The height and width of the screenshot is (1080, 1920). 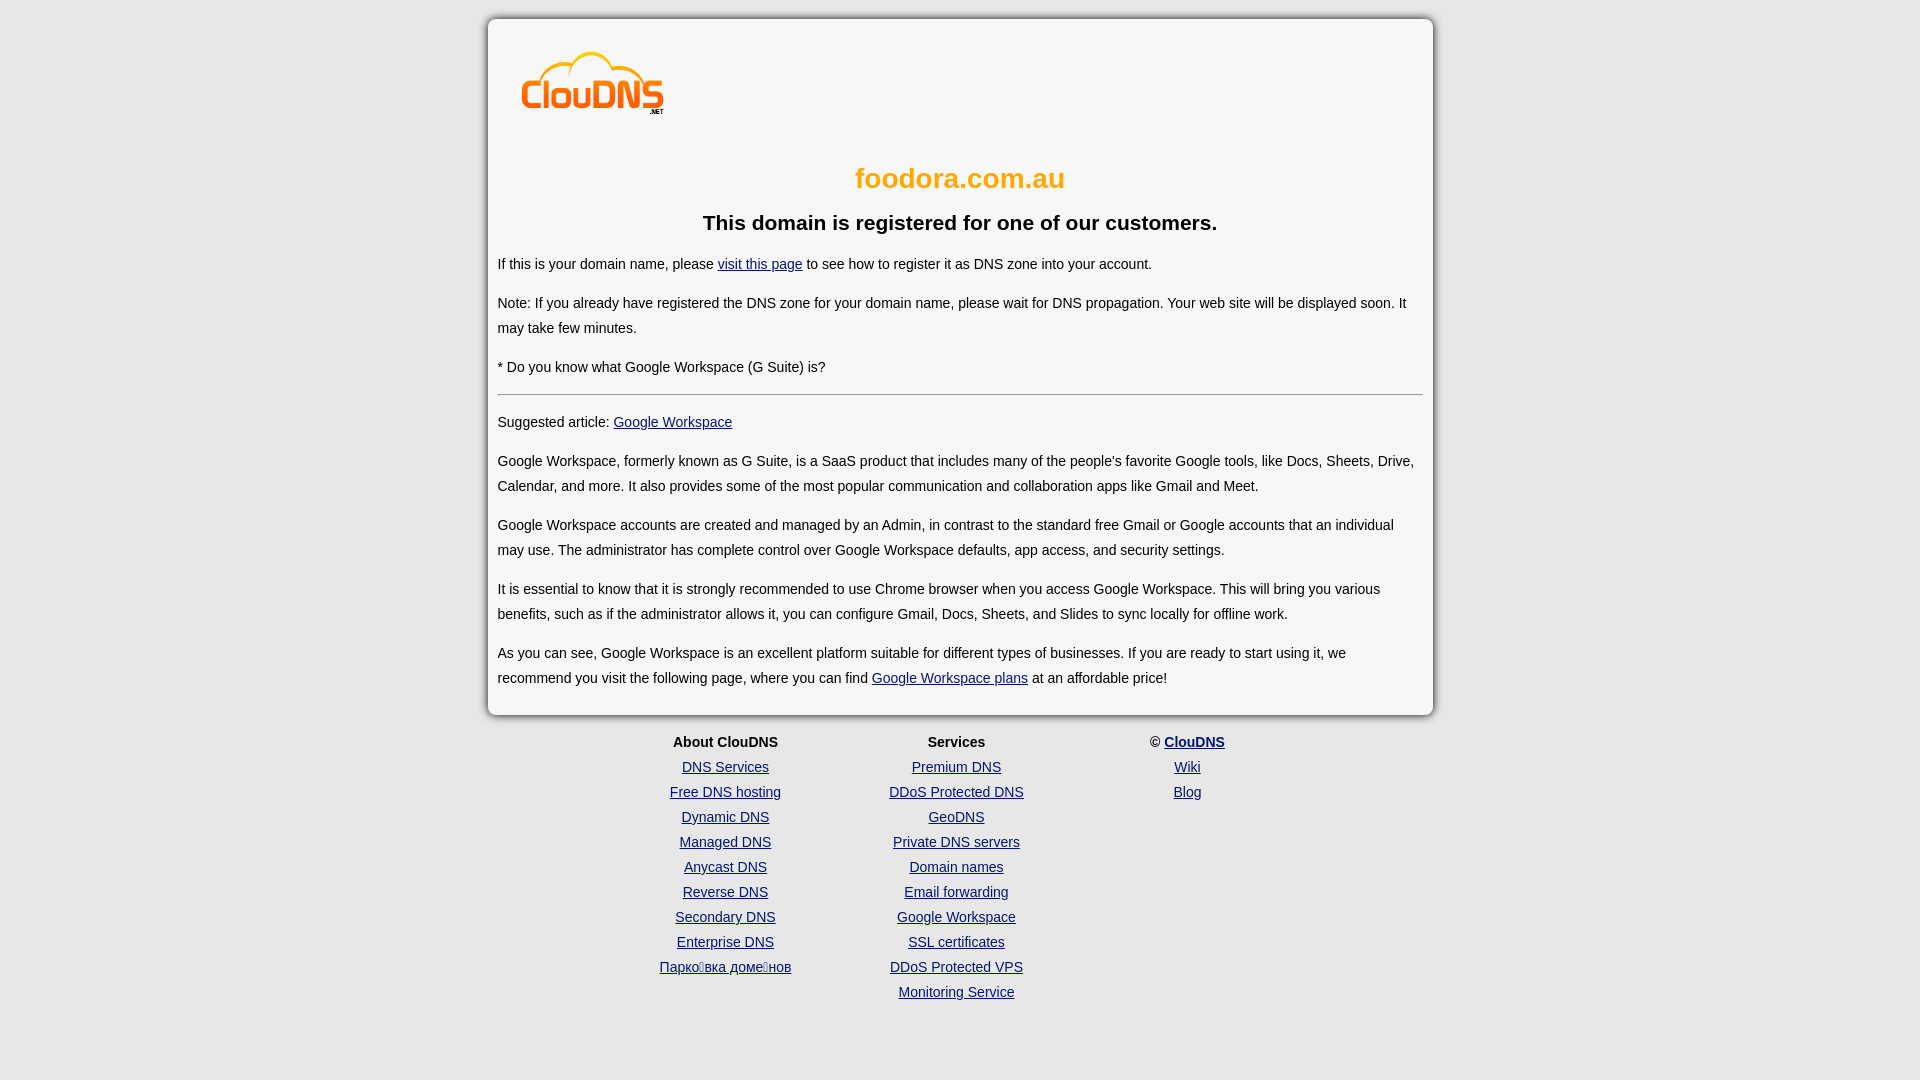 What do you see at coordinates (592, 87) in the screenshot?
I see `'Cloud DNS'` at bounding box center [592, 87].